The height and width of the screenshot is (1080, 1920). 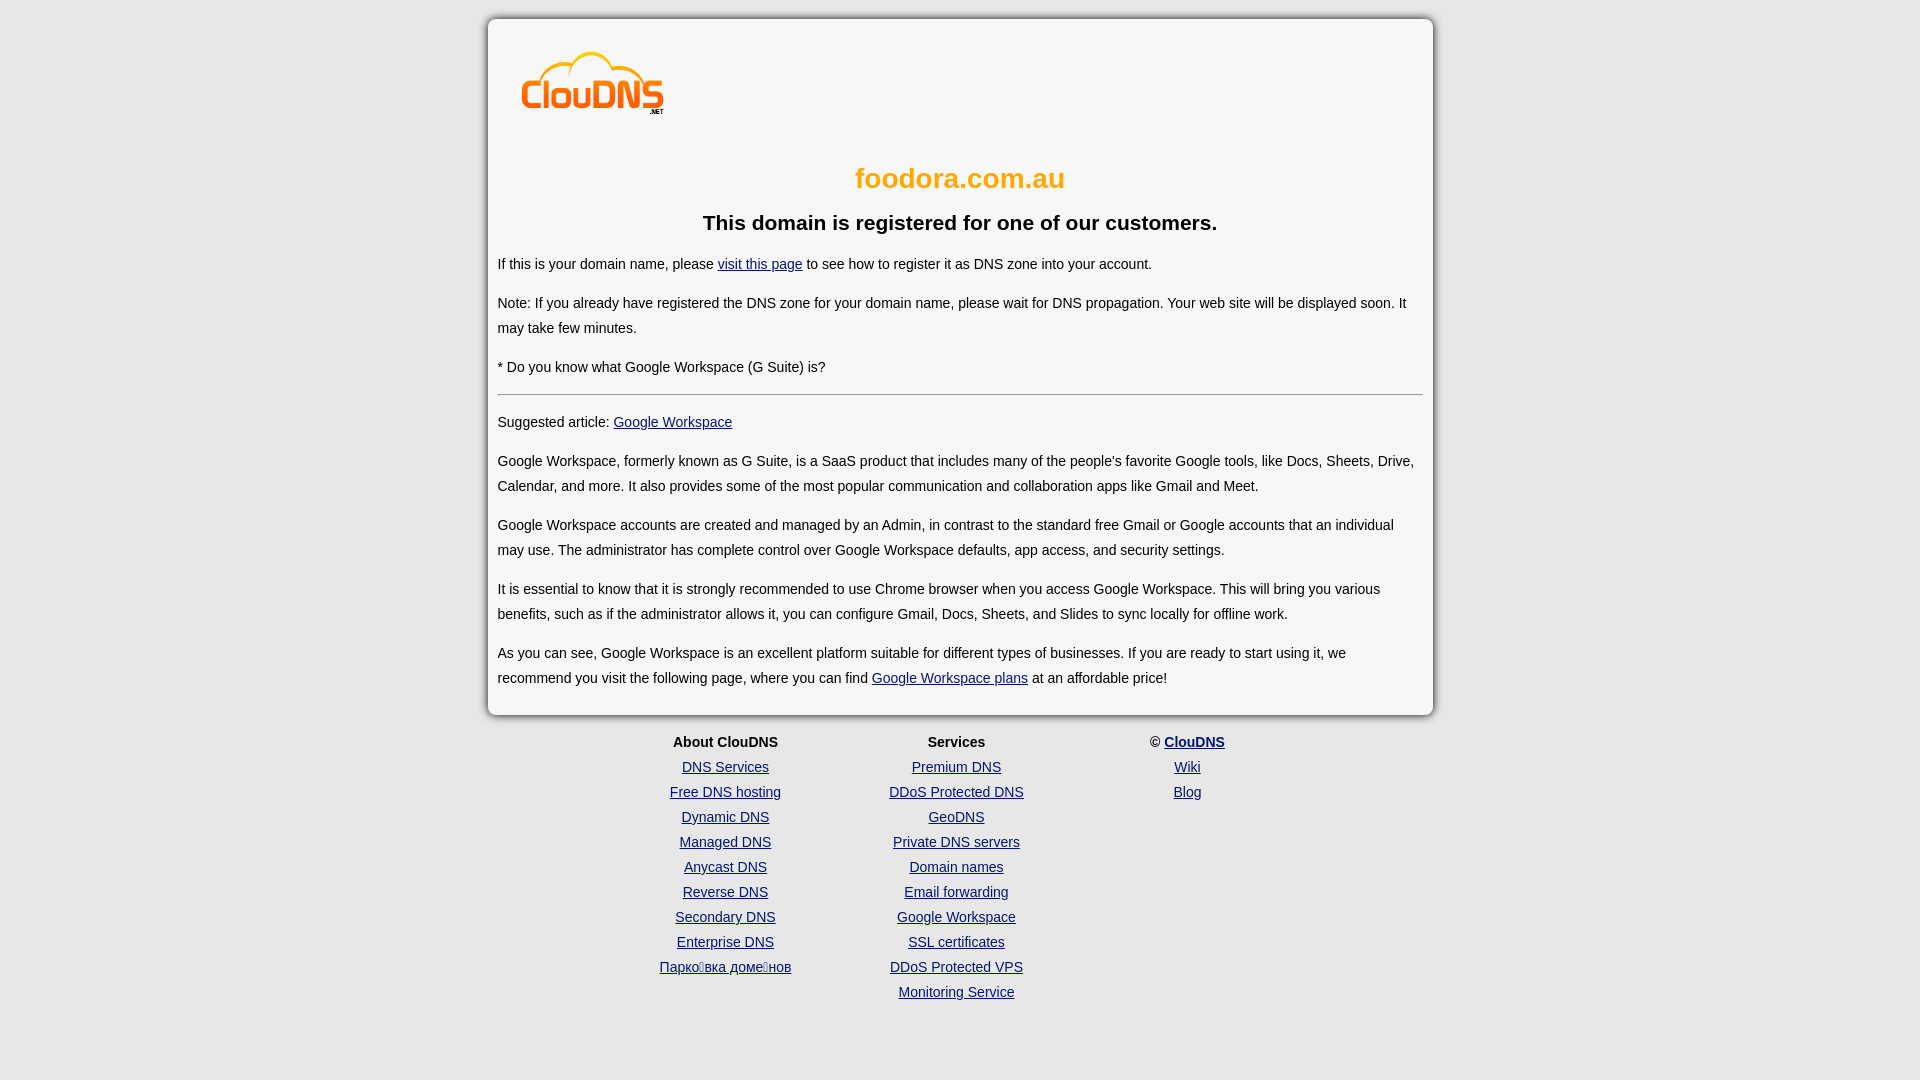 What do you see at coordinates (592, 87) in the screenshot?
I see `'Cloud DNS'` at bounding box center [592, 87].